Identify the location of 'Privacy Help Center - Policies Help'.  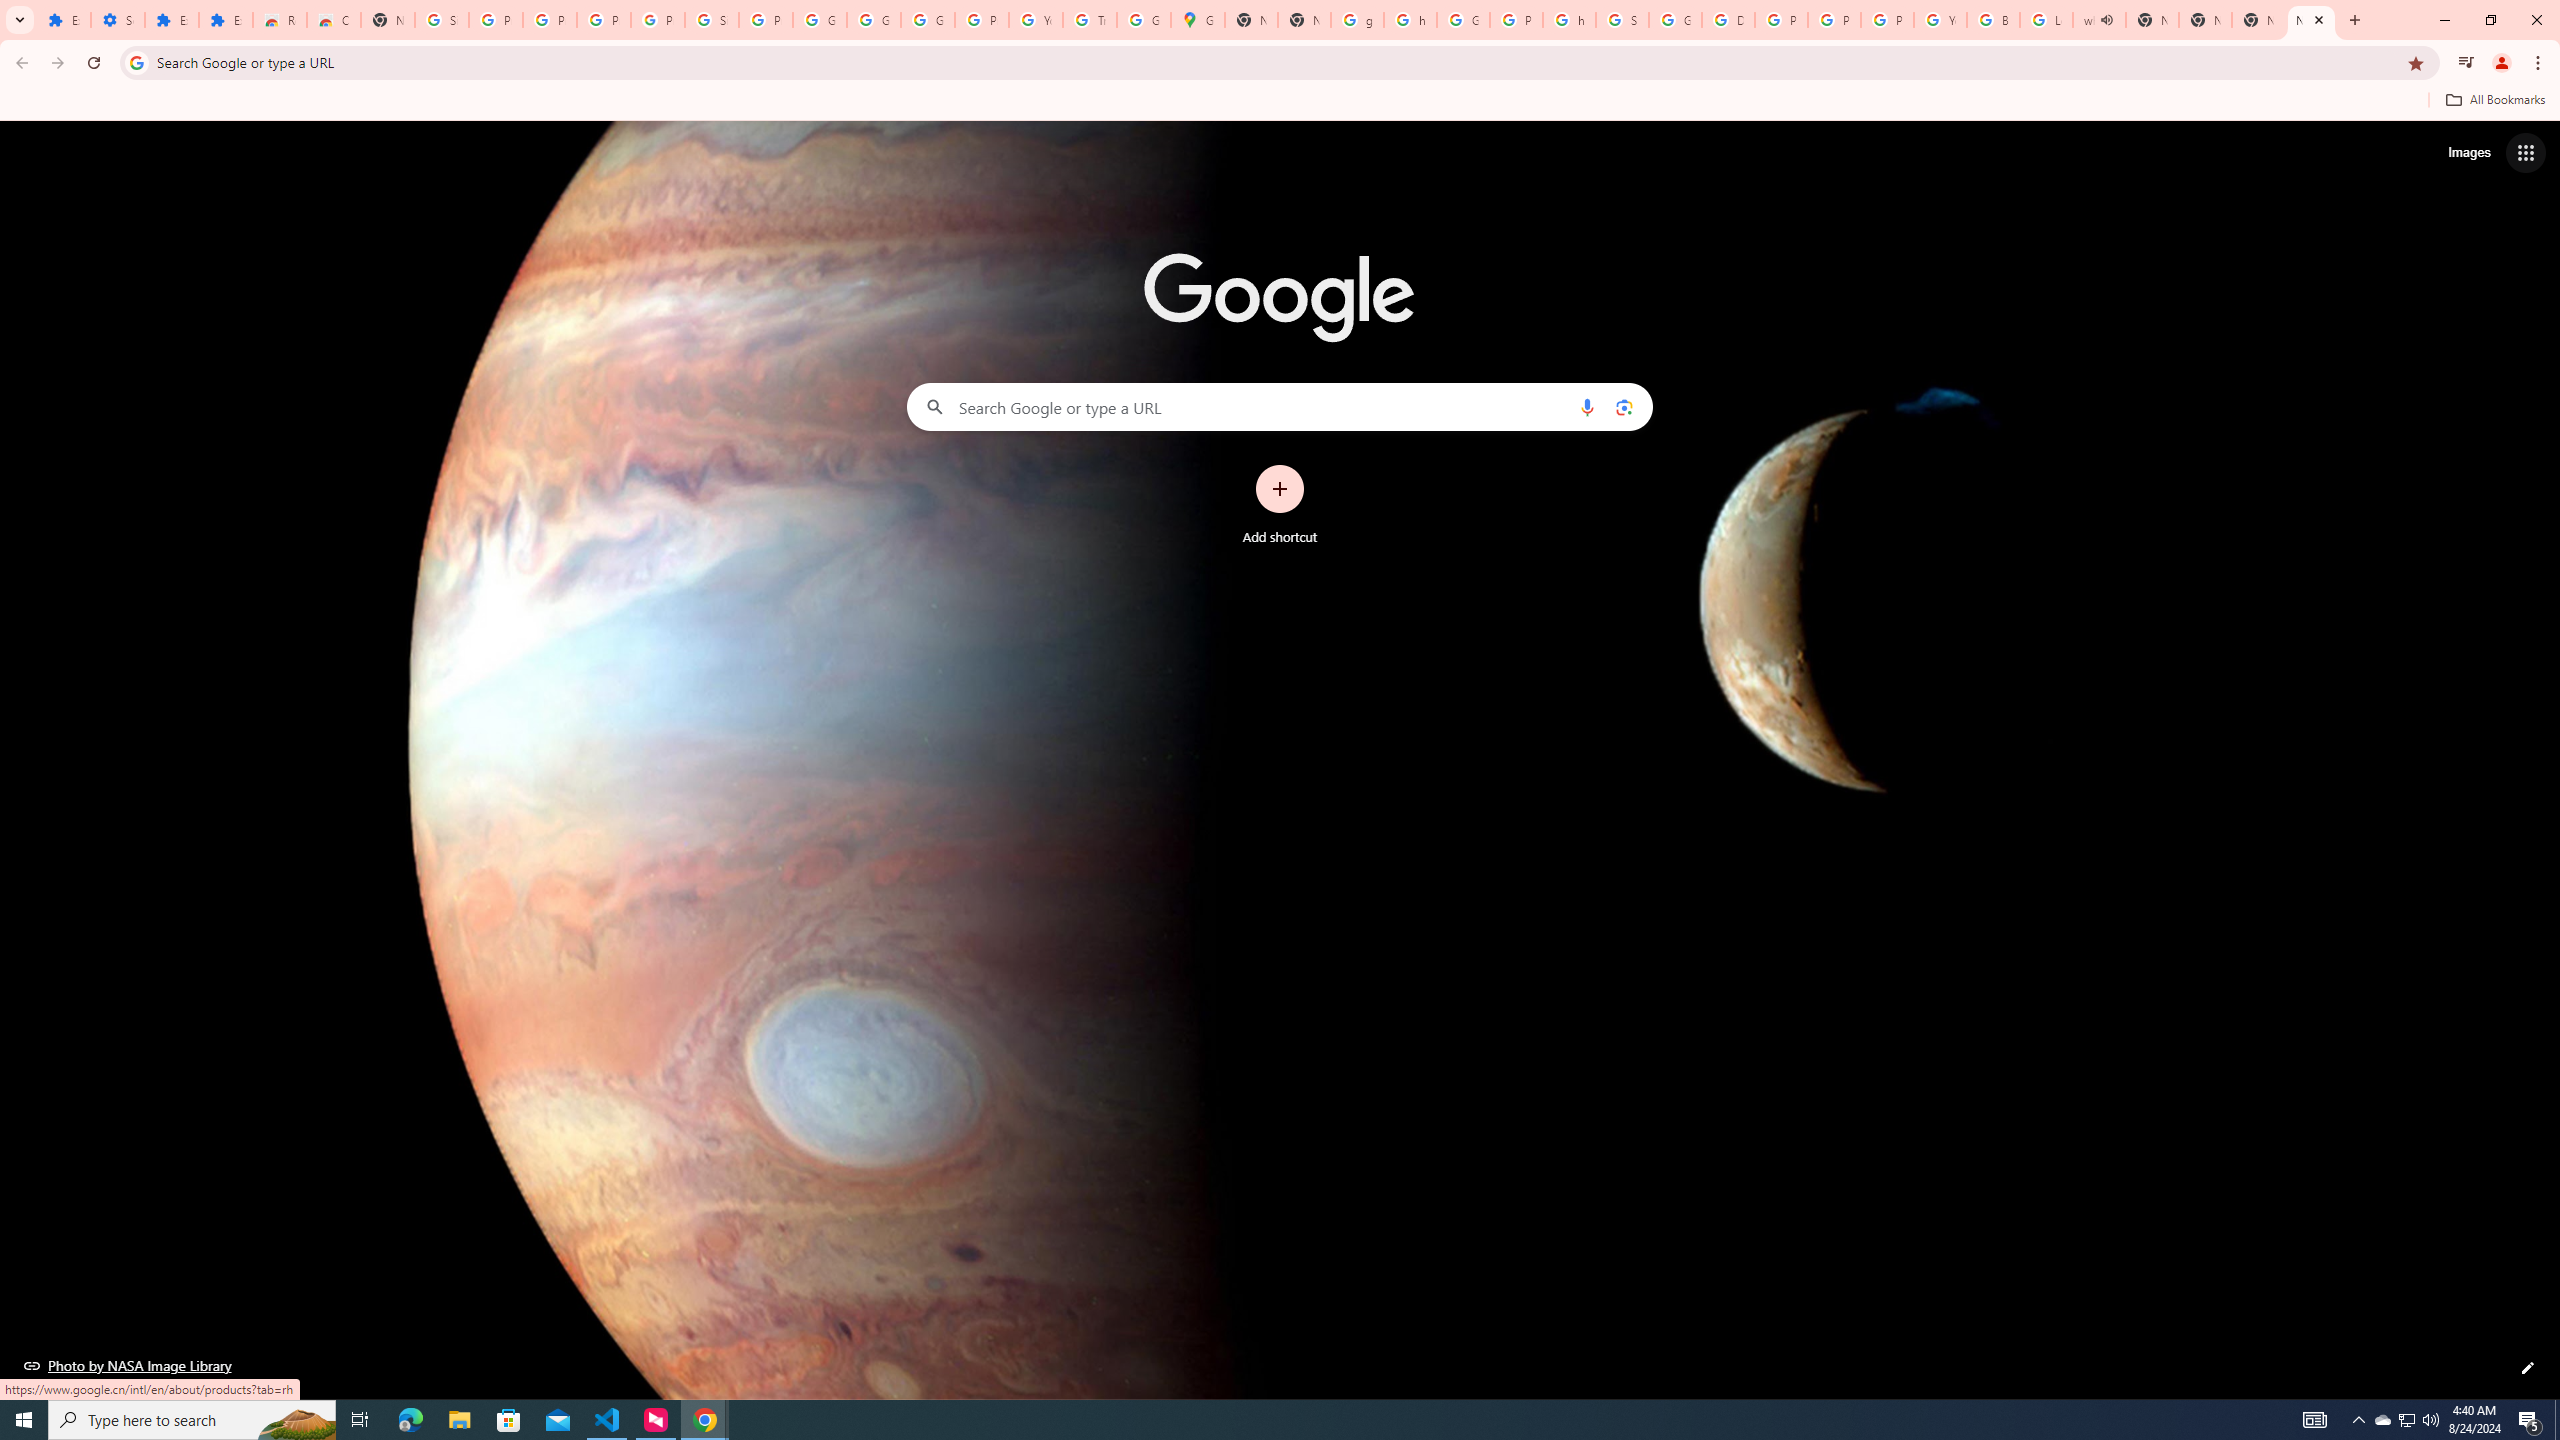
(1834, 19).